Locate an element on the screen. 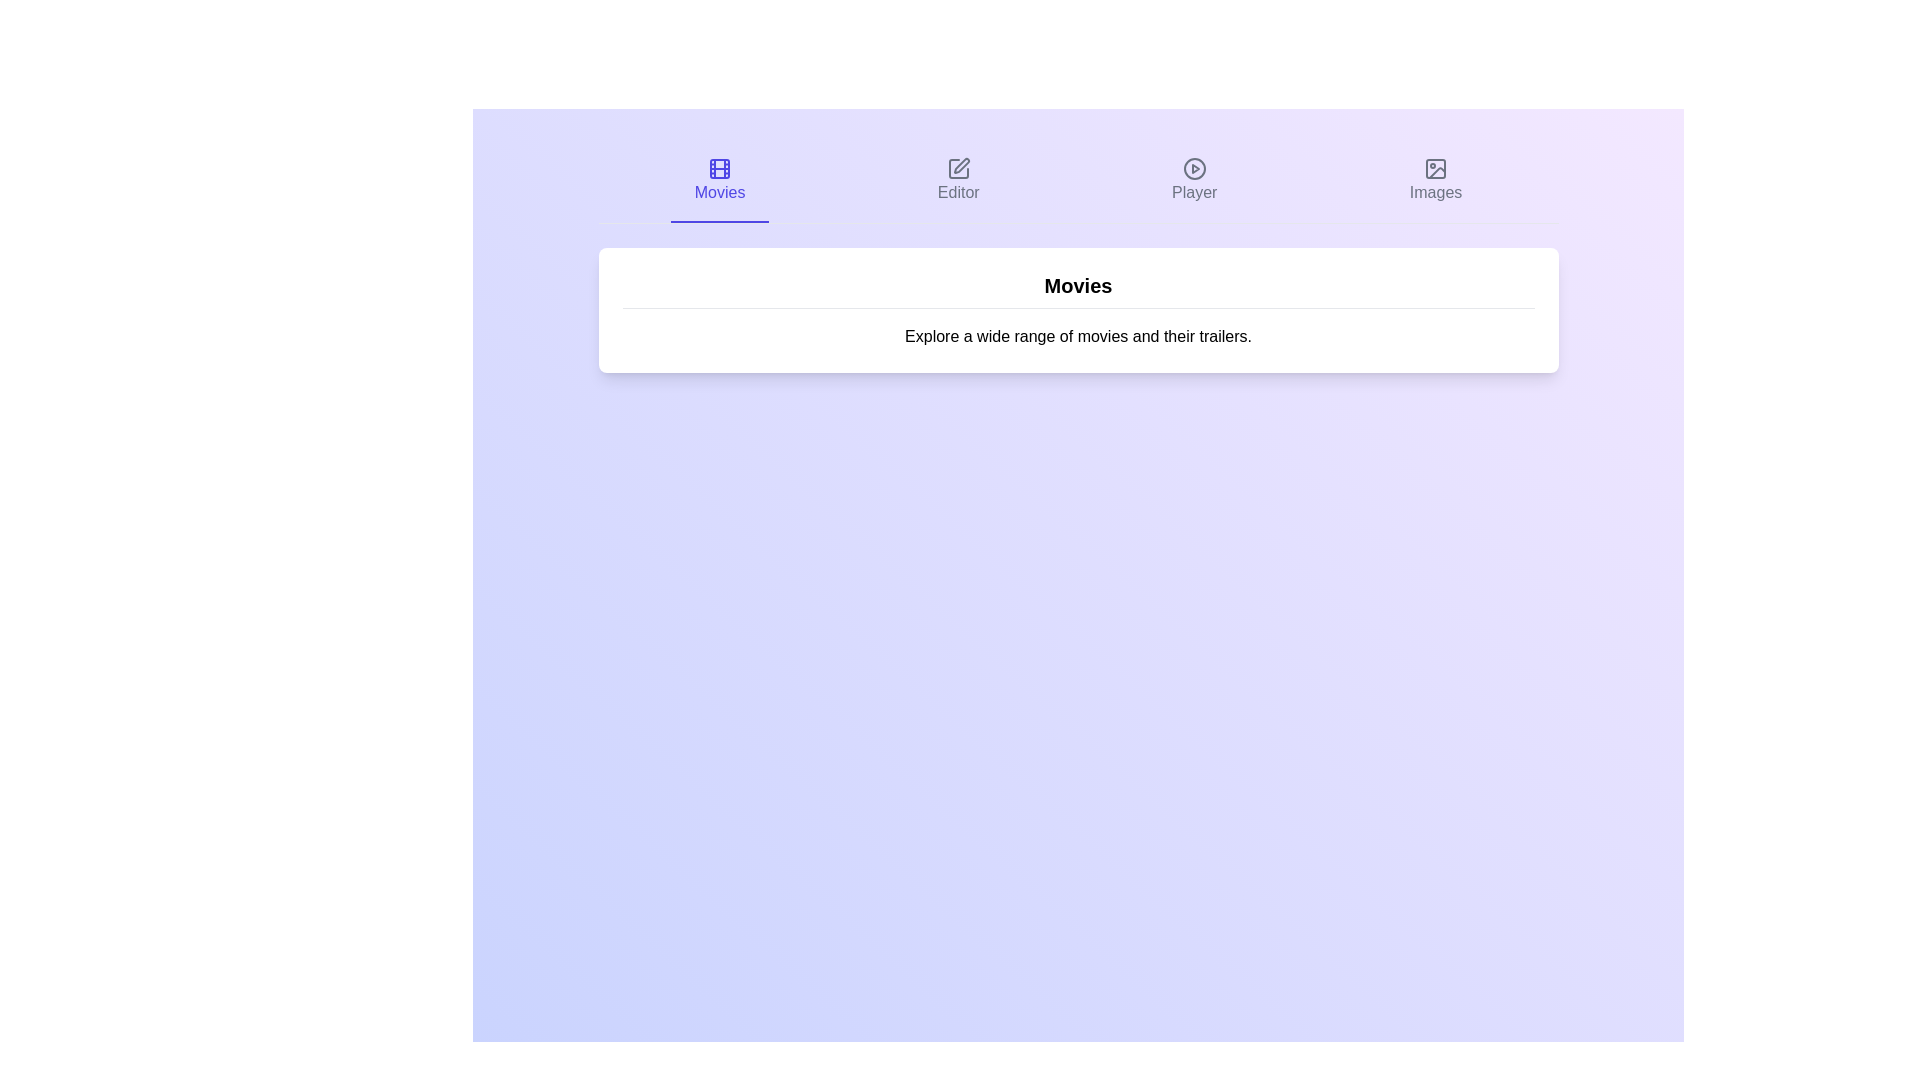 This screenshot has height=1080, width=1920. the Movies tab by clicking on it is located at coordinates (720, 181).